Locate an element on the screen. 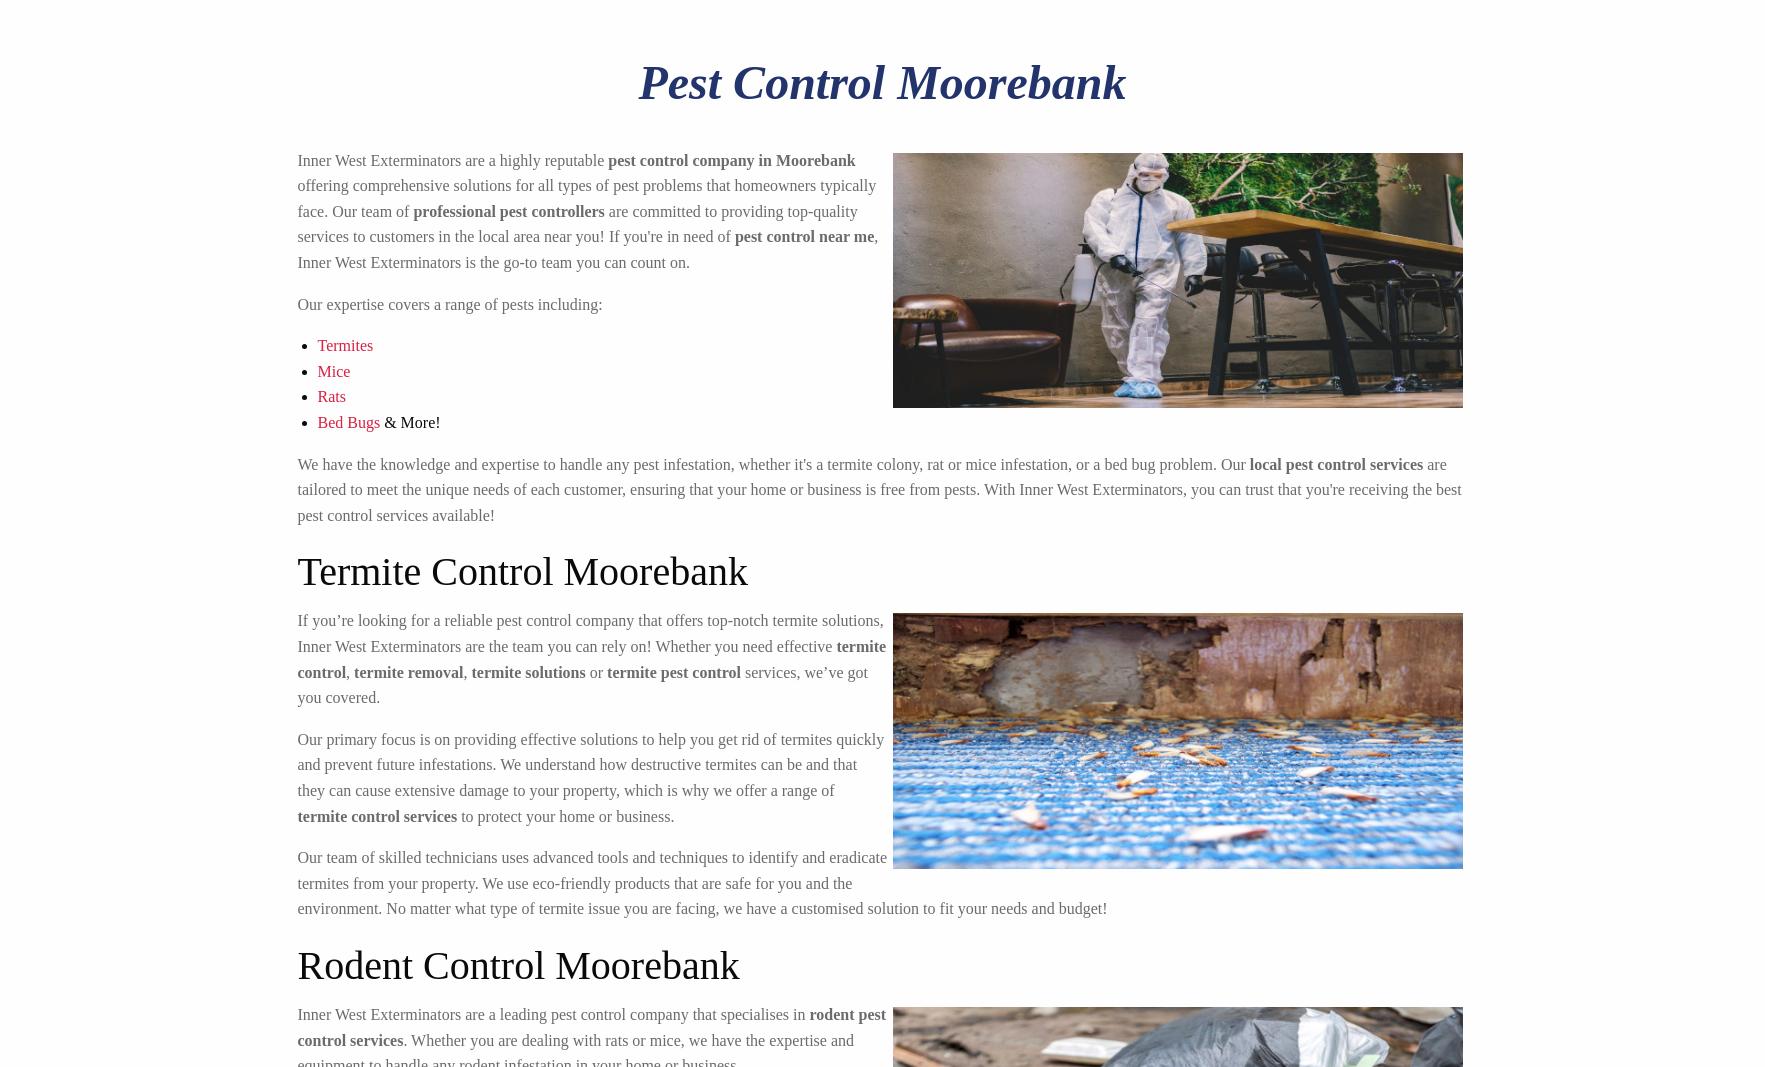 Image resolution: width=1765 pixels, height=1067 pixels. 'termite removal' is located at coordinates (407, 671).